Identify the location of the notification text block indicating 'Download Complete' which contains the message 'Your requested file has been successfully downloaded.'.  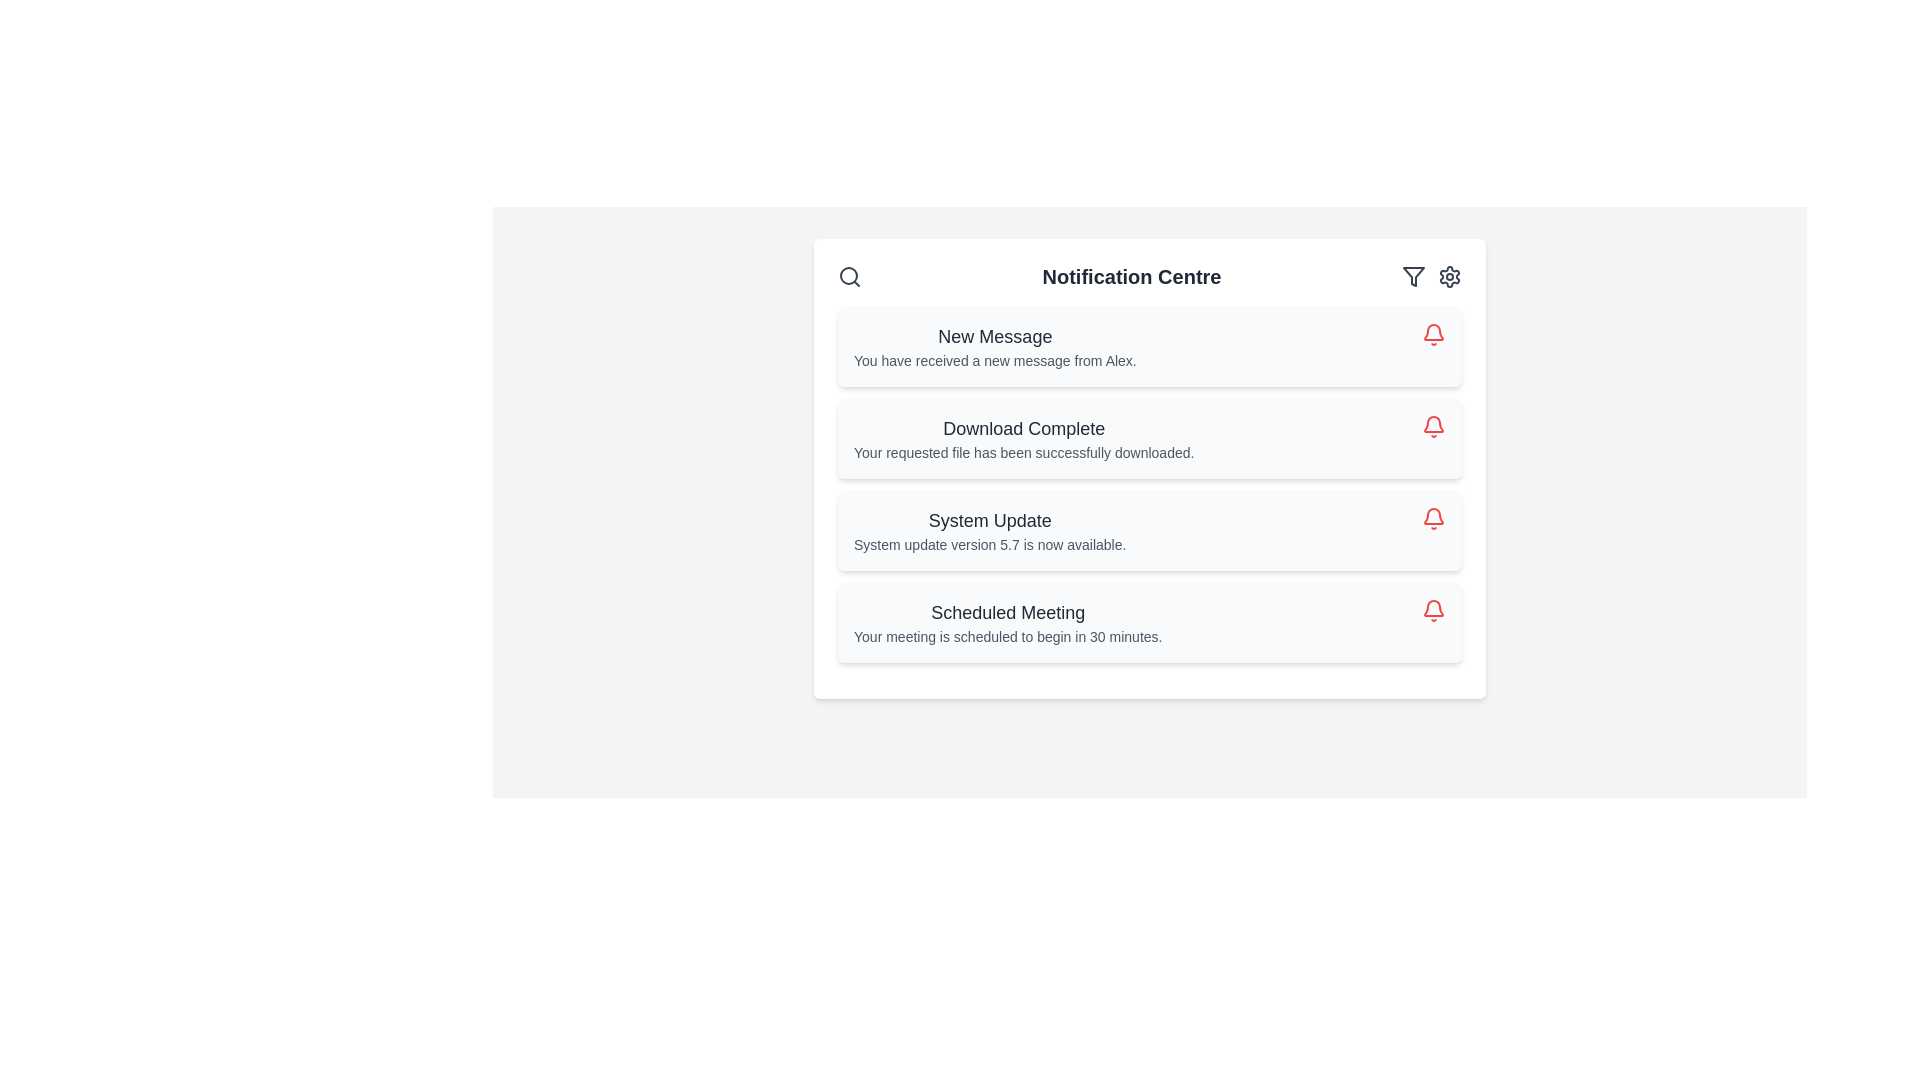
(1024, 438).